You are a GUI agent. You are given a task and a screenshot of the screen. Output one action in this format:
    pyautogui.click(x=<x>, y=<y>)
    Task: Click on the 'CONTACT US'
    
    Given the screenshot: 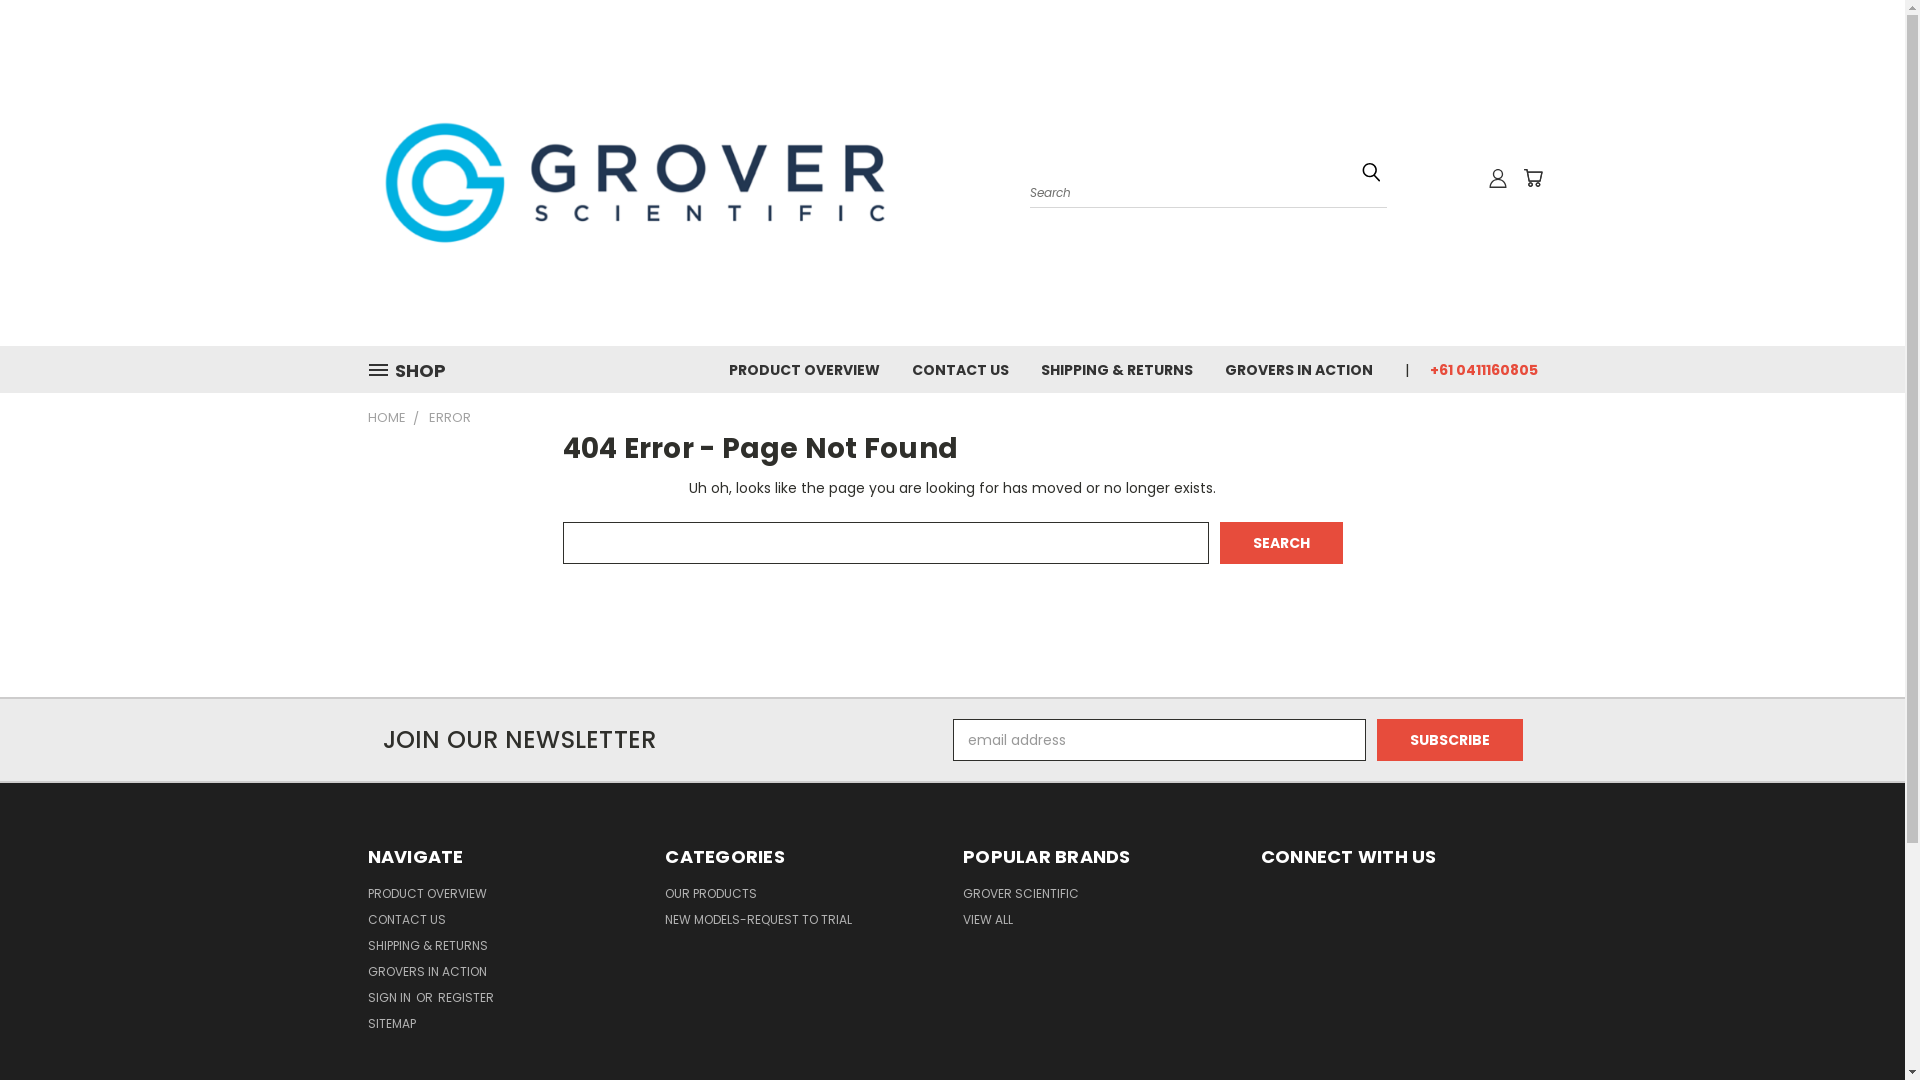 What is the action you would take?
    pyautogui.click(x=406, y=923)
    